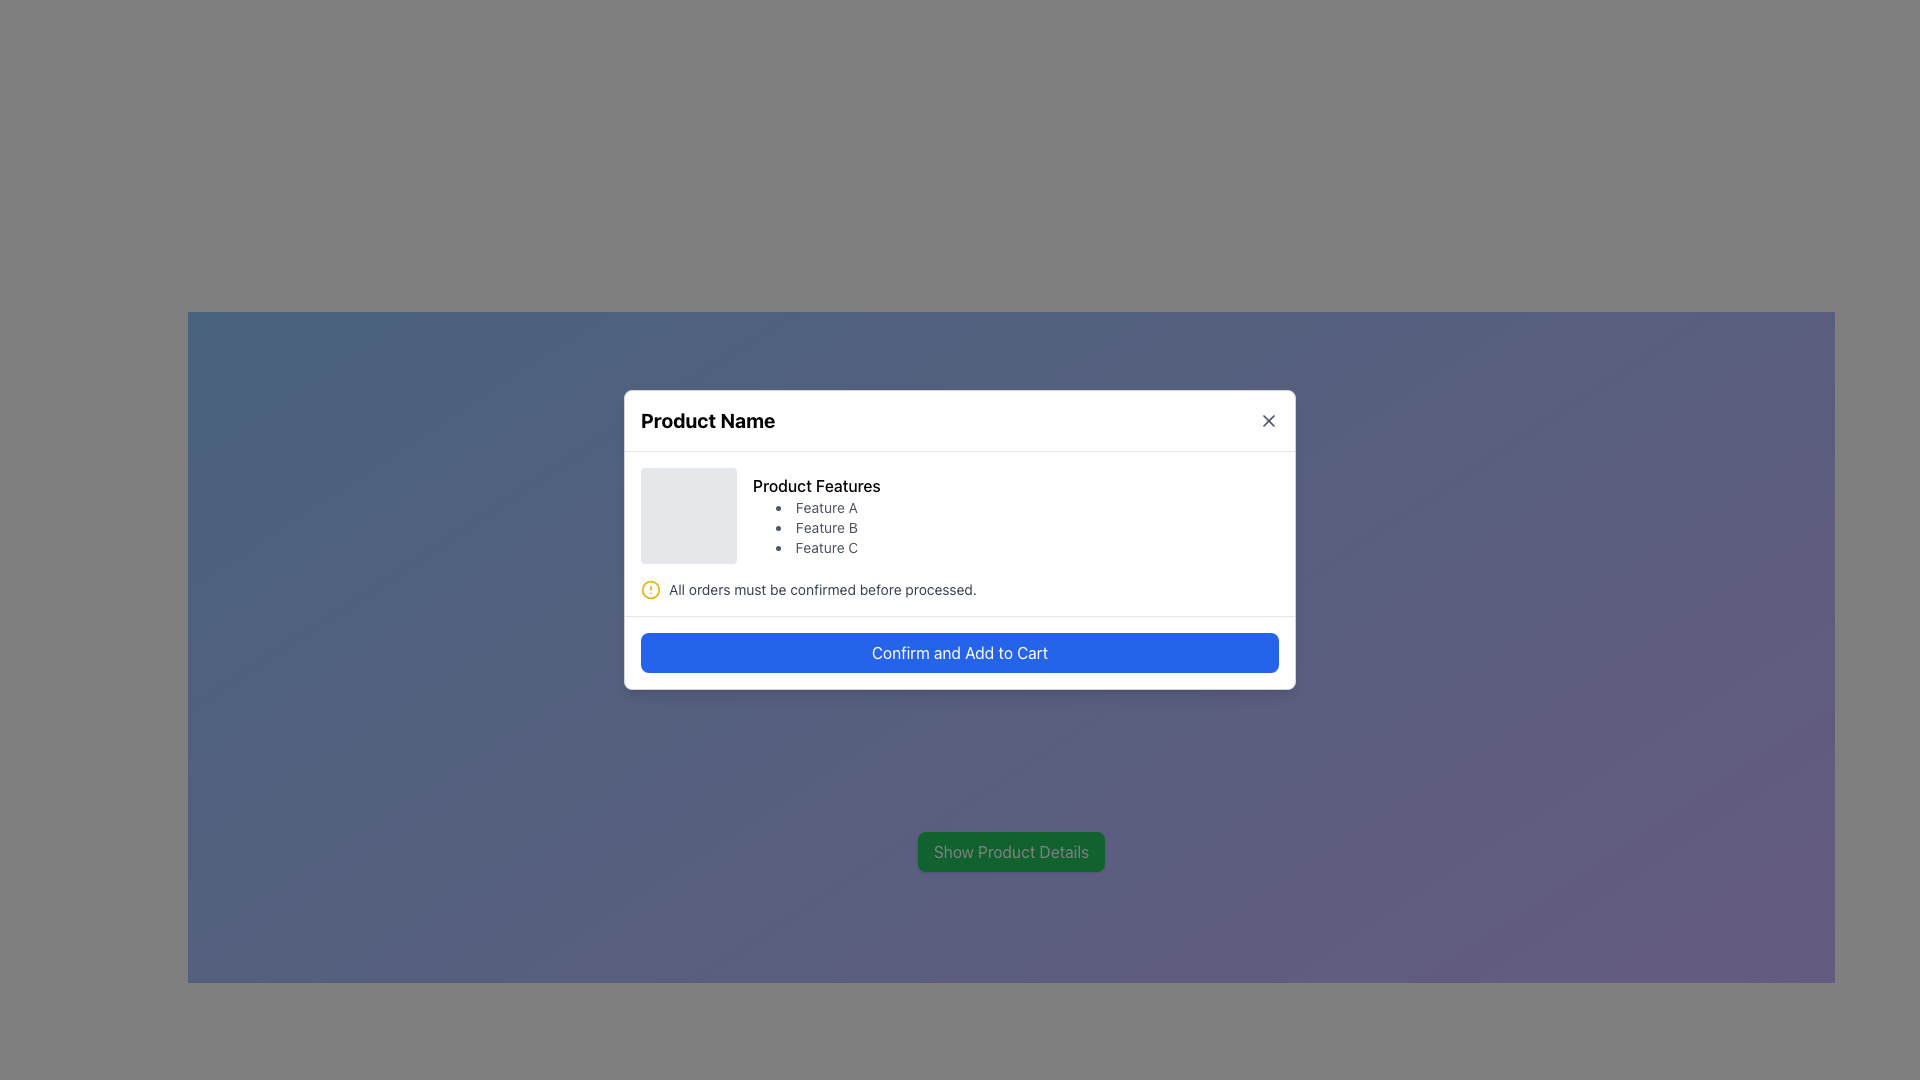 The width and height of the screenshot is (1920, 1080). I want to click on the confirmation button located at the bottom of the card labeled 'Product Name', which is positioned below the text 'All orders must be confirmed before processed.', so click(960, 652).